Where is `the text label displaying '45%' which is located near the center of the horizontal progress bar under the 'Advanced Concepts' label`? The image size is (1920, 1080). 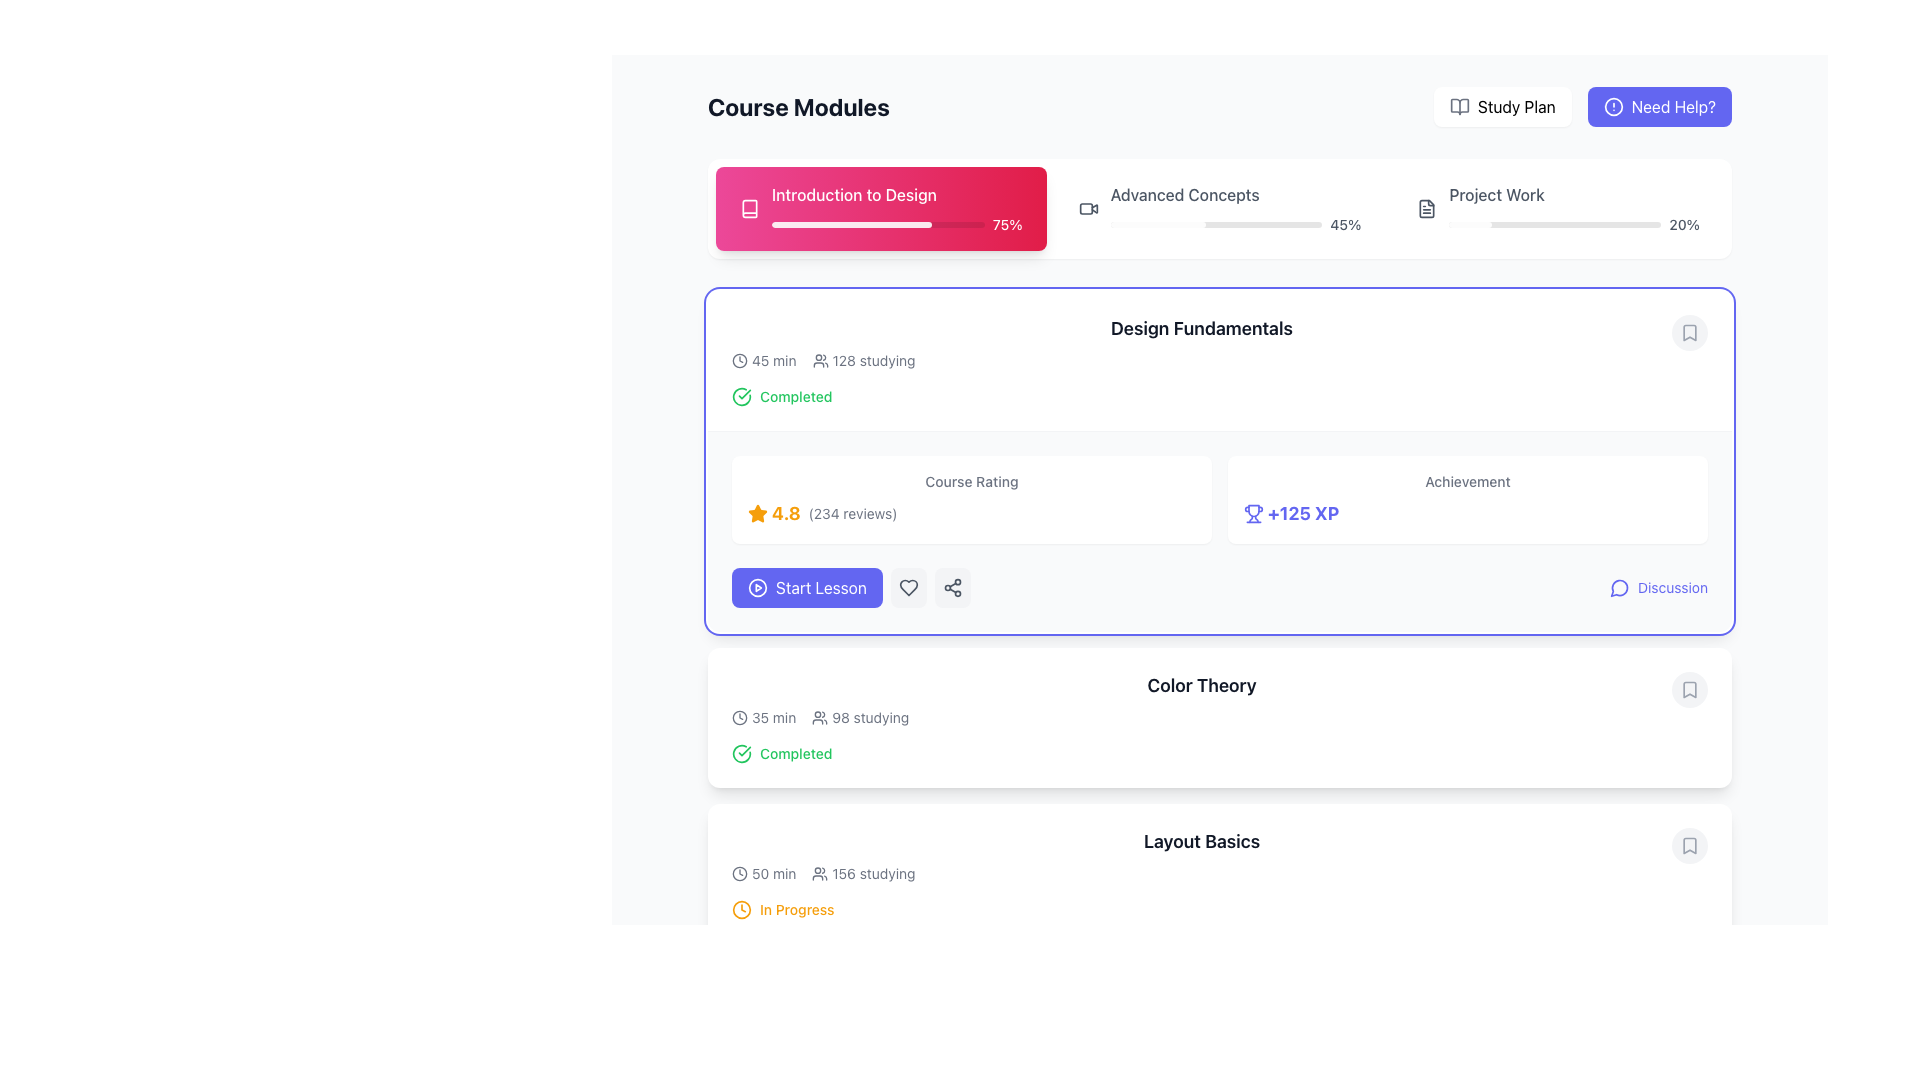 the text label displaying '45%' which is located near the center of the horizontal progress bar under the 'Advanced Concepts' label is located at coordinates (1345, 224).